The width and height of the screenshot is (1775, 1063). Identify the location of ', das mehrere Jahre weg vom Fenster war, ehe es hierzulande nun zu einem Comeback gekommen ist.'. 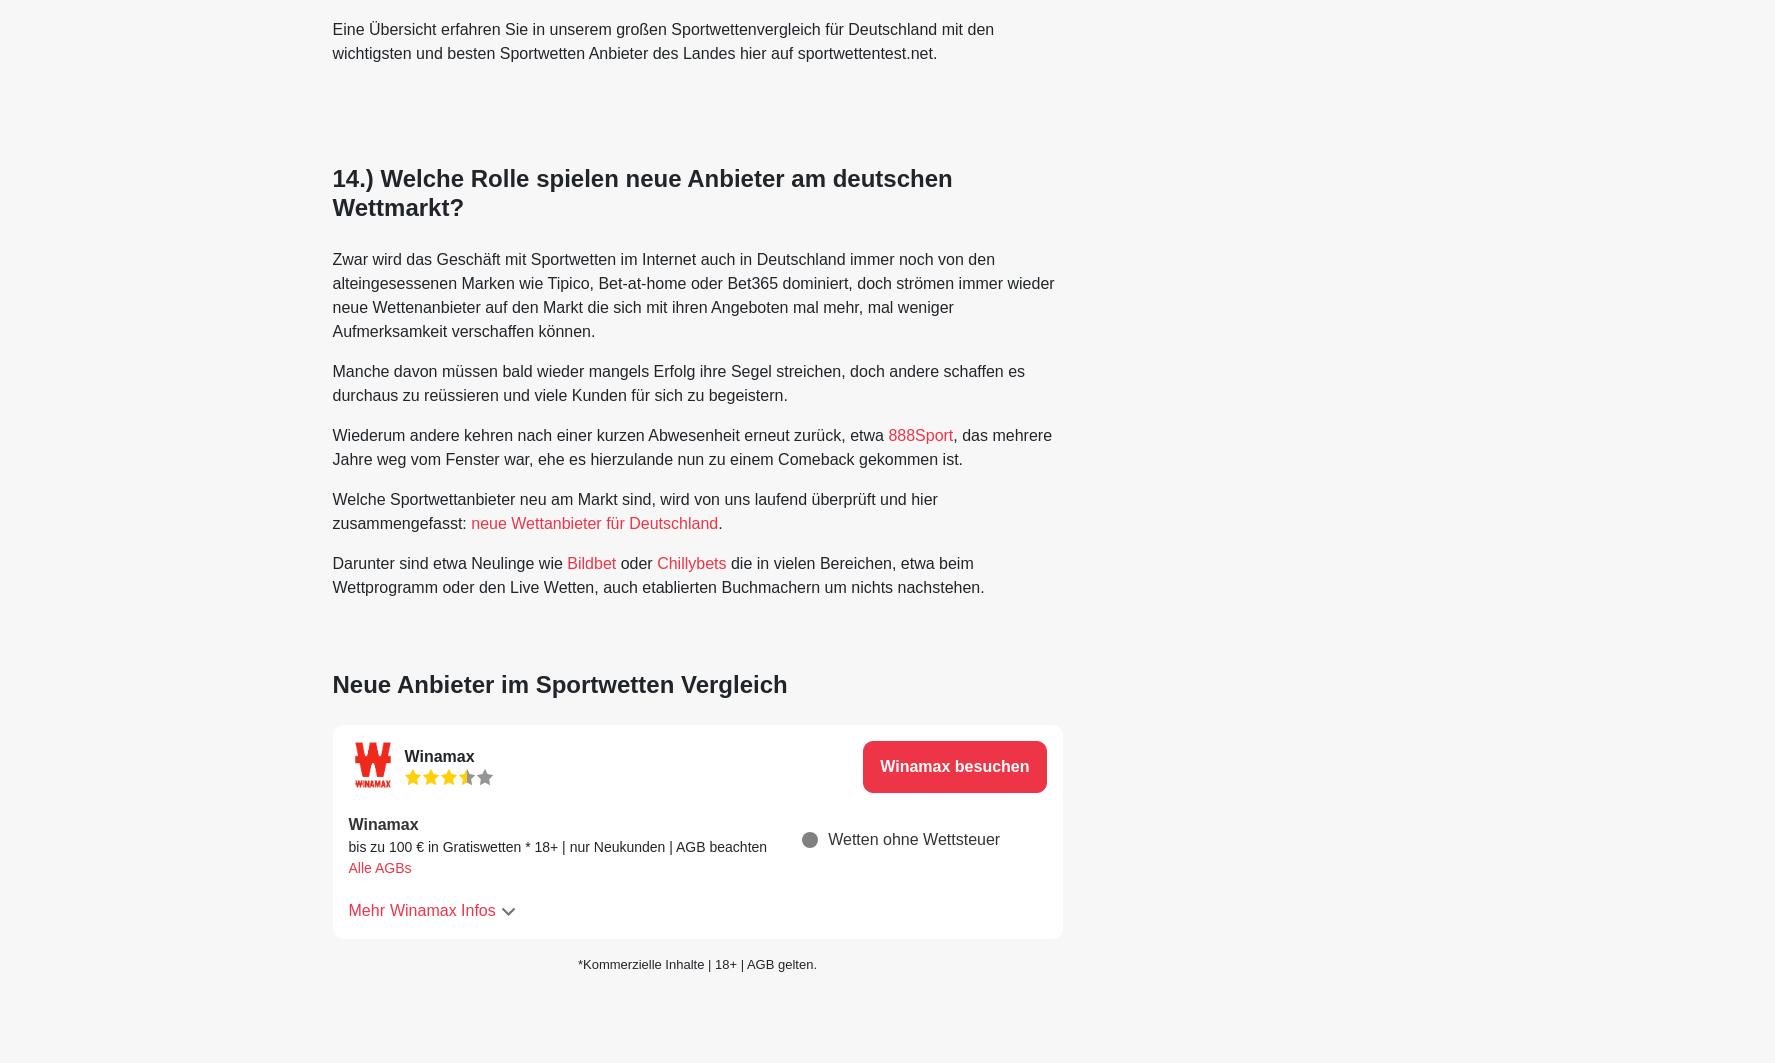
(691, 446).